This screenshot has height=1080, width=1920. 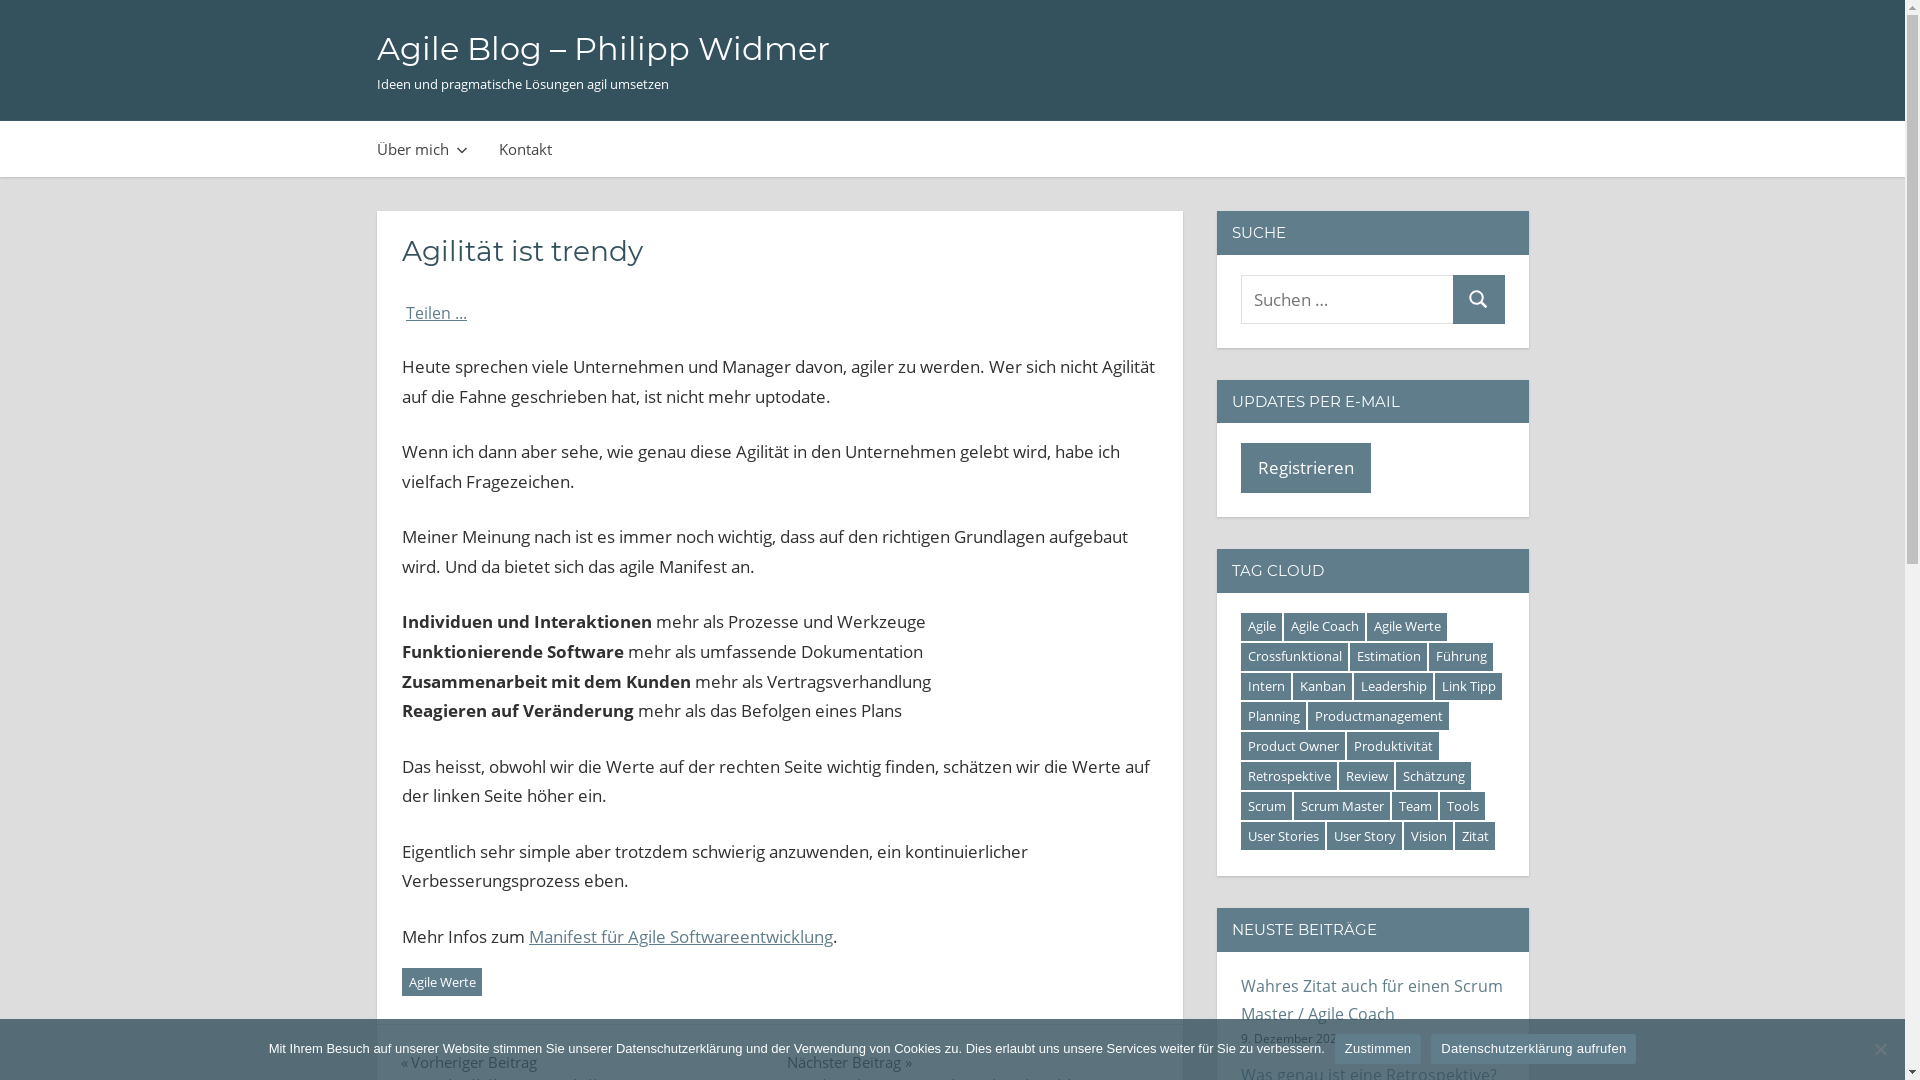 I want to click on 'Agile', so click(x=1240, y=626).